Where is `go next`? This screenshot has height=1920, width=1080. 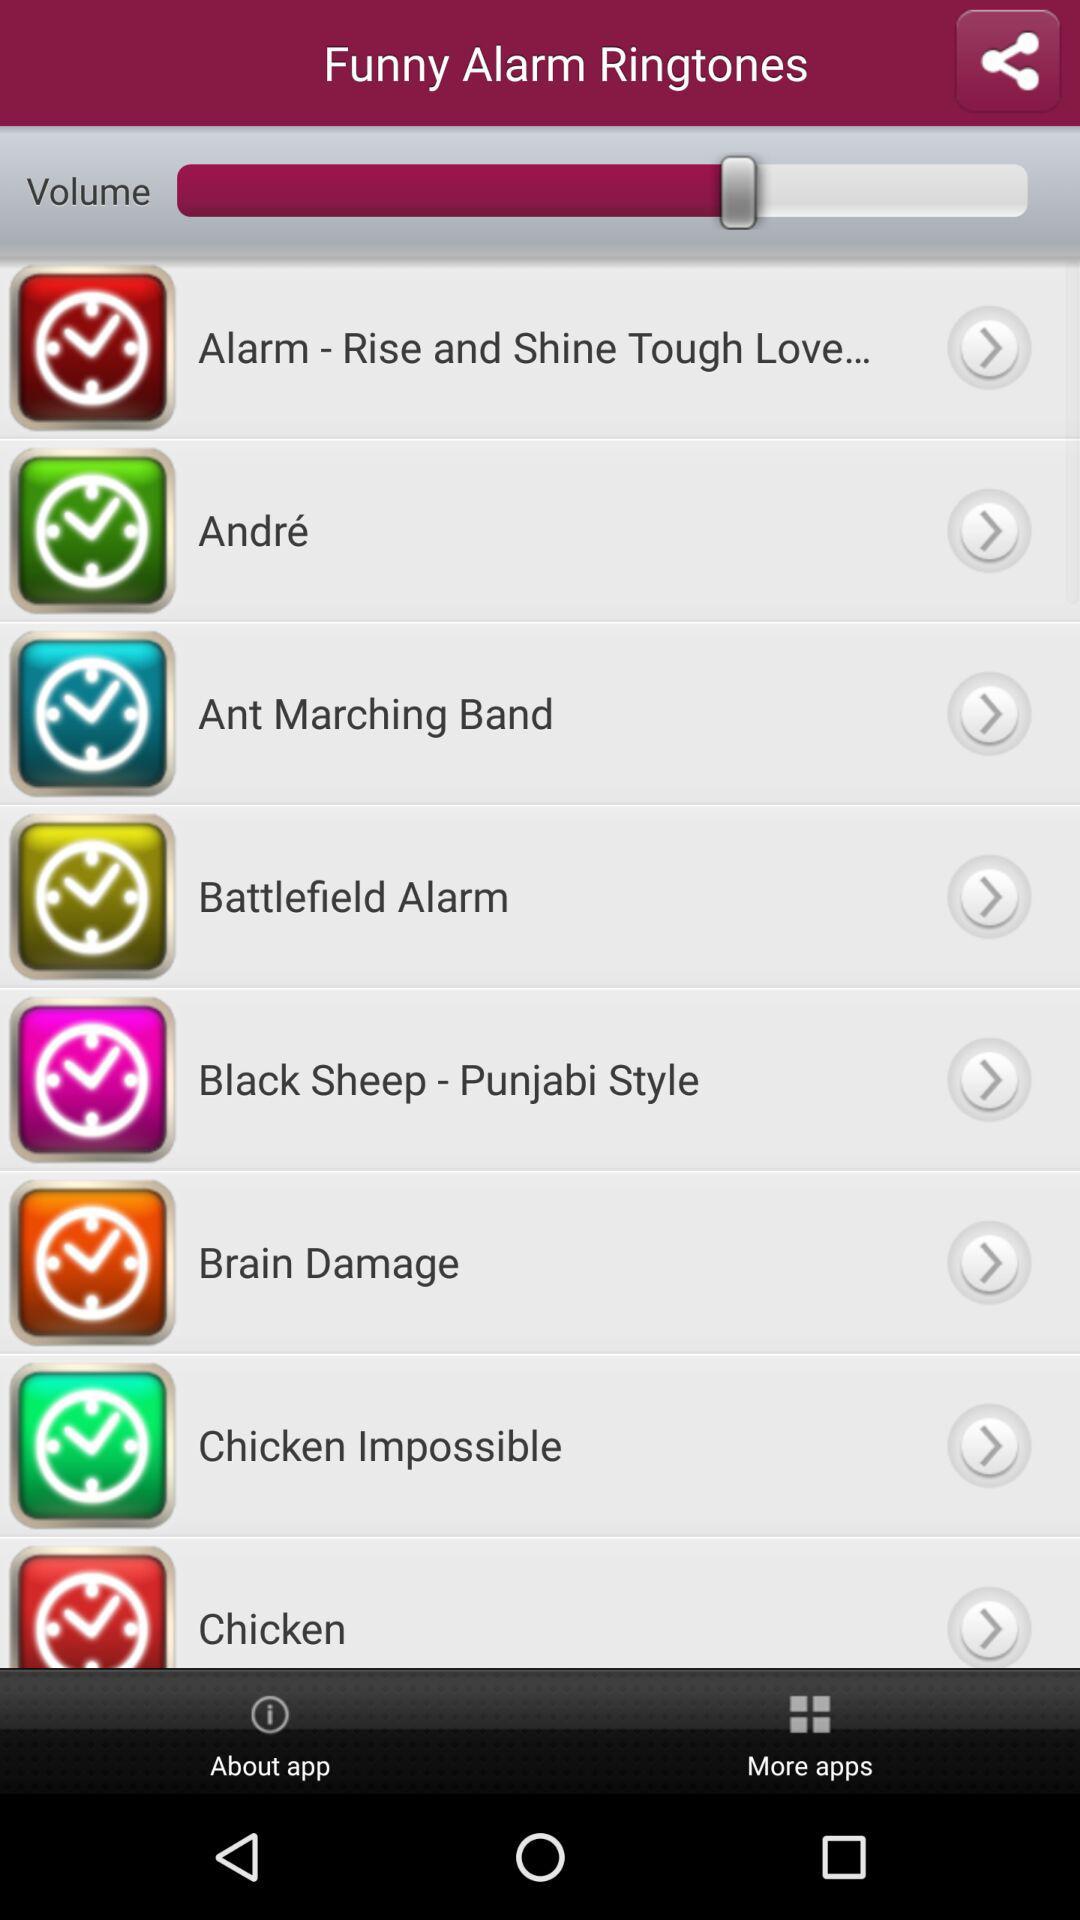
go next is located at coordinates (987, 1444).